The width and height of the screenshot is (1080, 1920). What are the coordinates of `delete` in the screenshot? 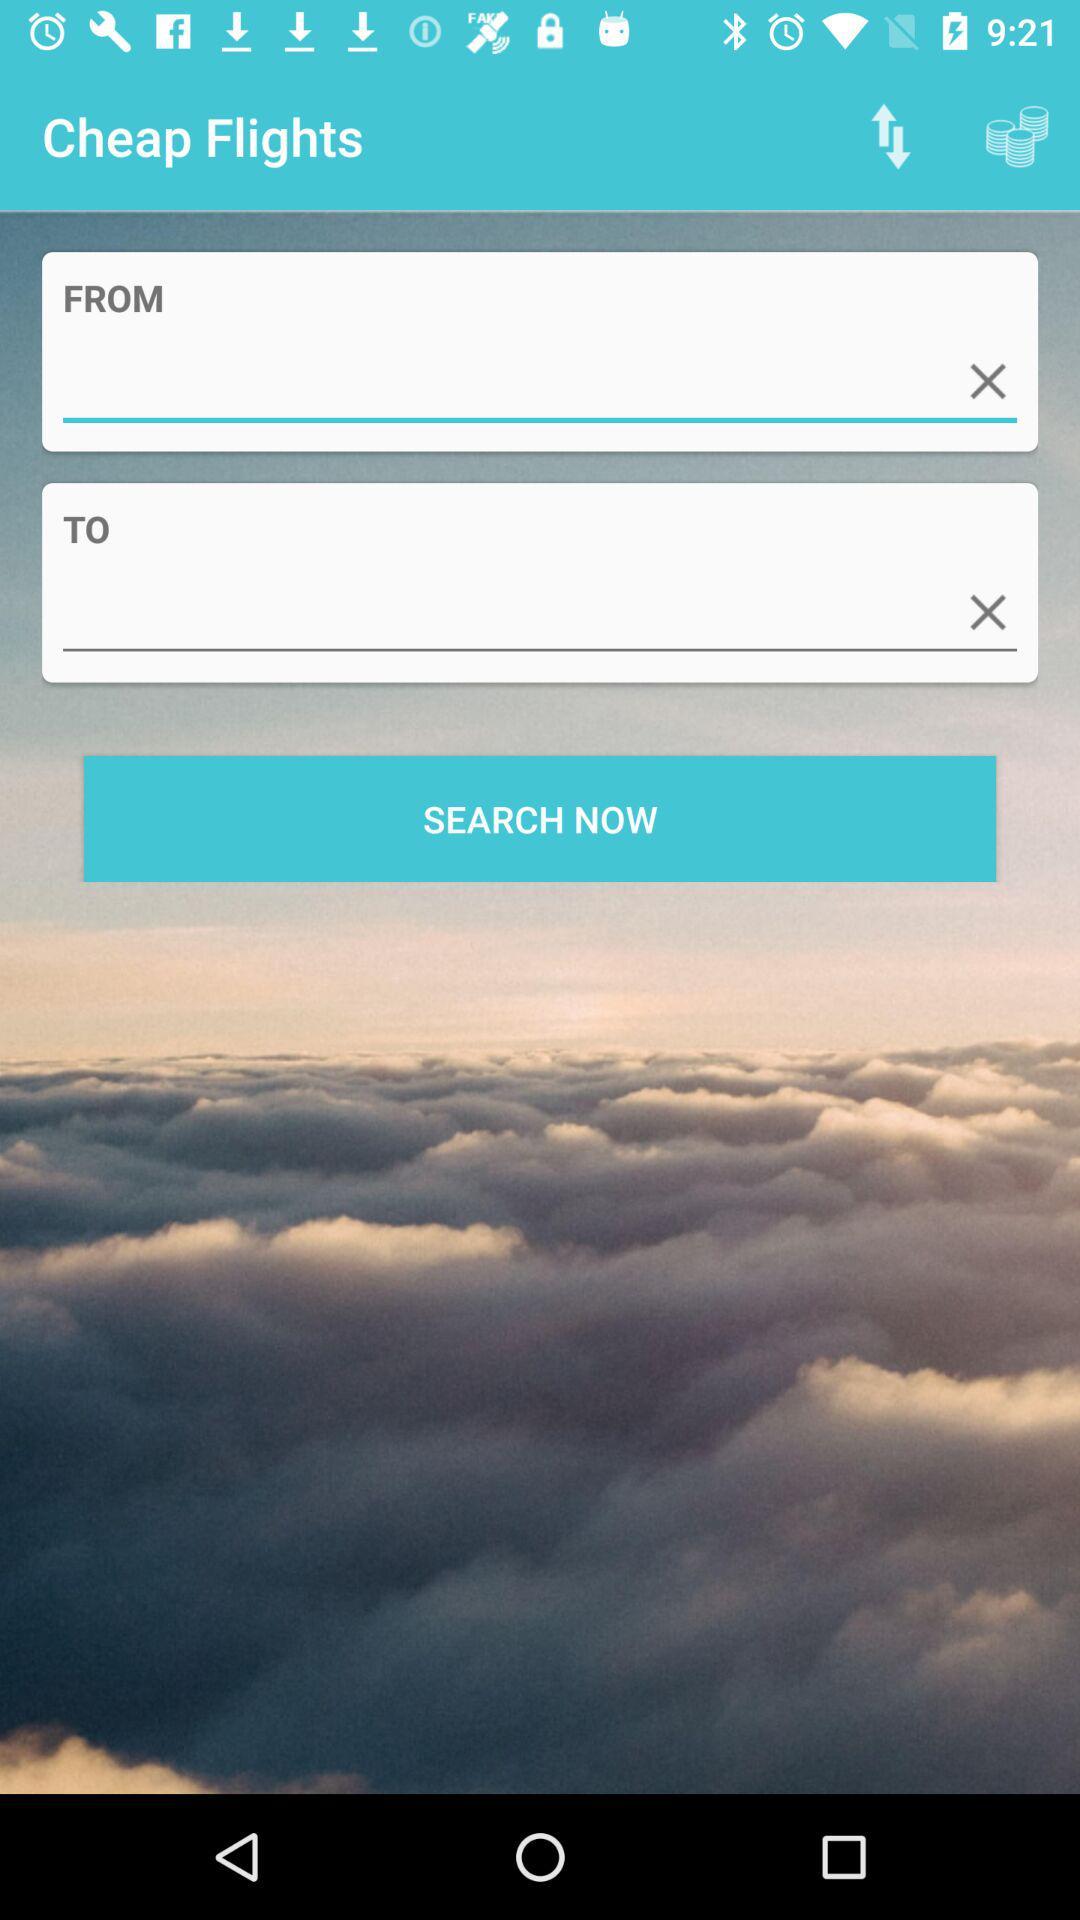 It's located at (987, 381).